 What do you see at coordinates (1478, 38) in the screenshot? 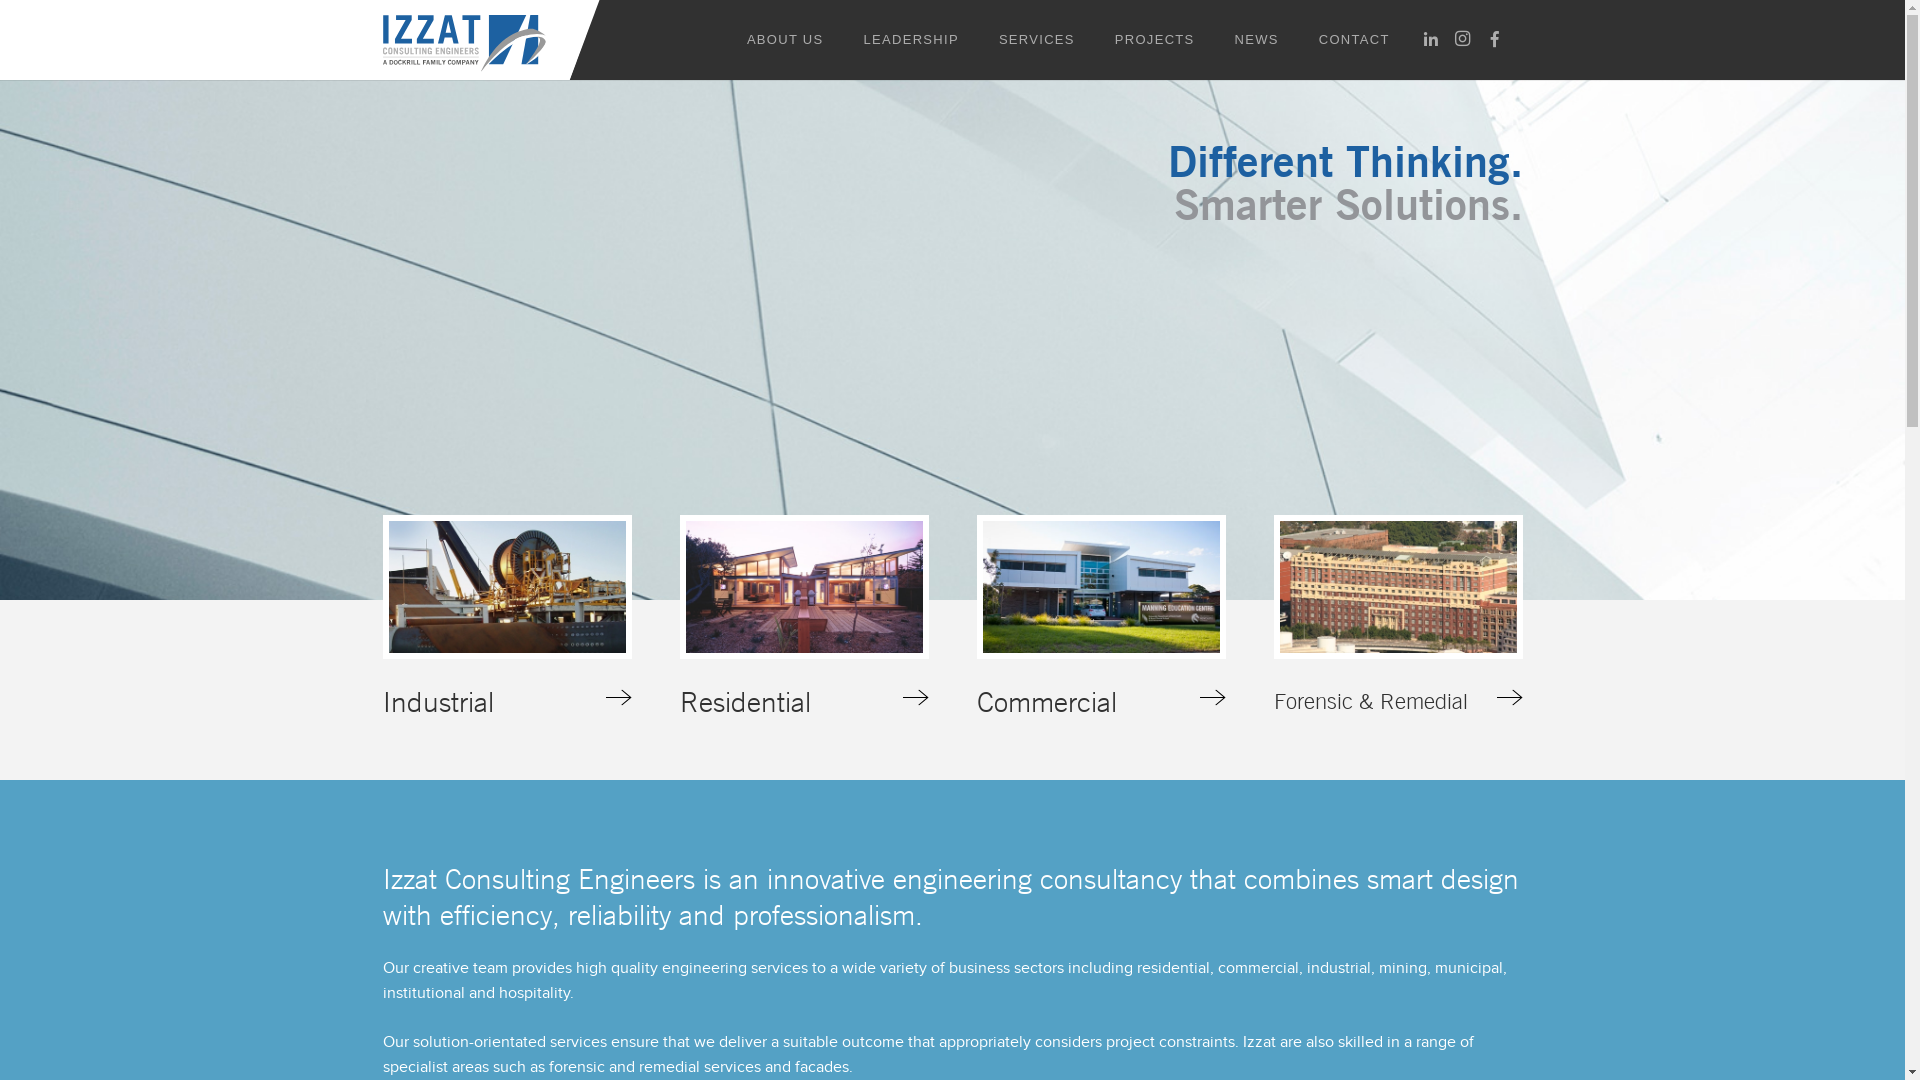
I see `'Facebook'` at bounding box center [1478, 38].